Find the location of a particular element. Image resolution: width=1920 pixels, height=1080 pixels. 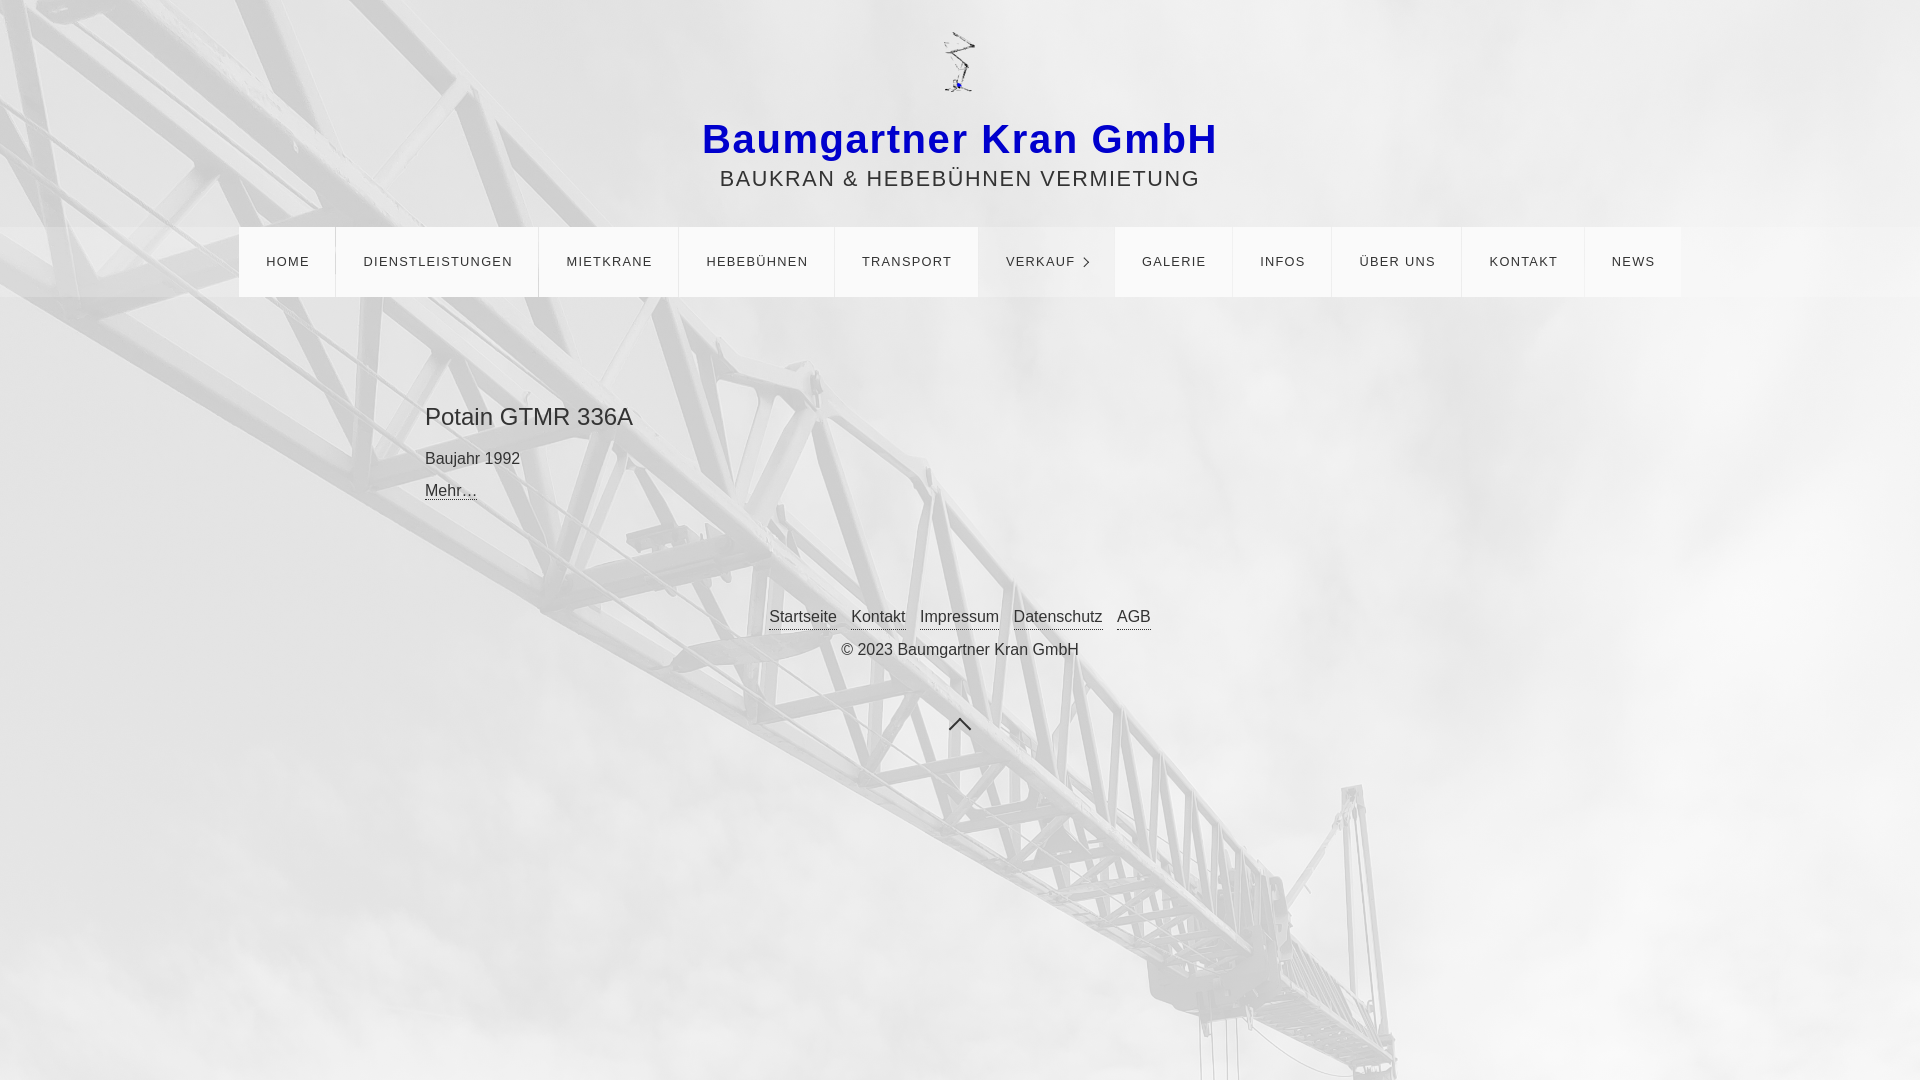

'VERKAUF' is located at coordinates (1045, 261).